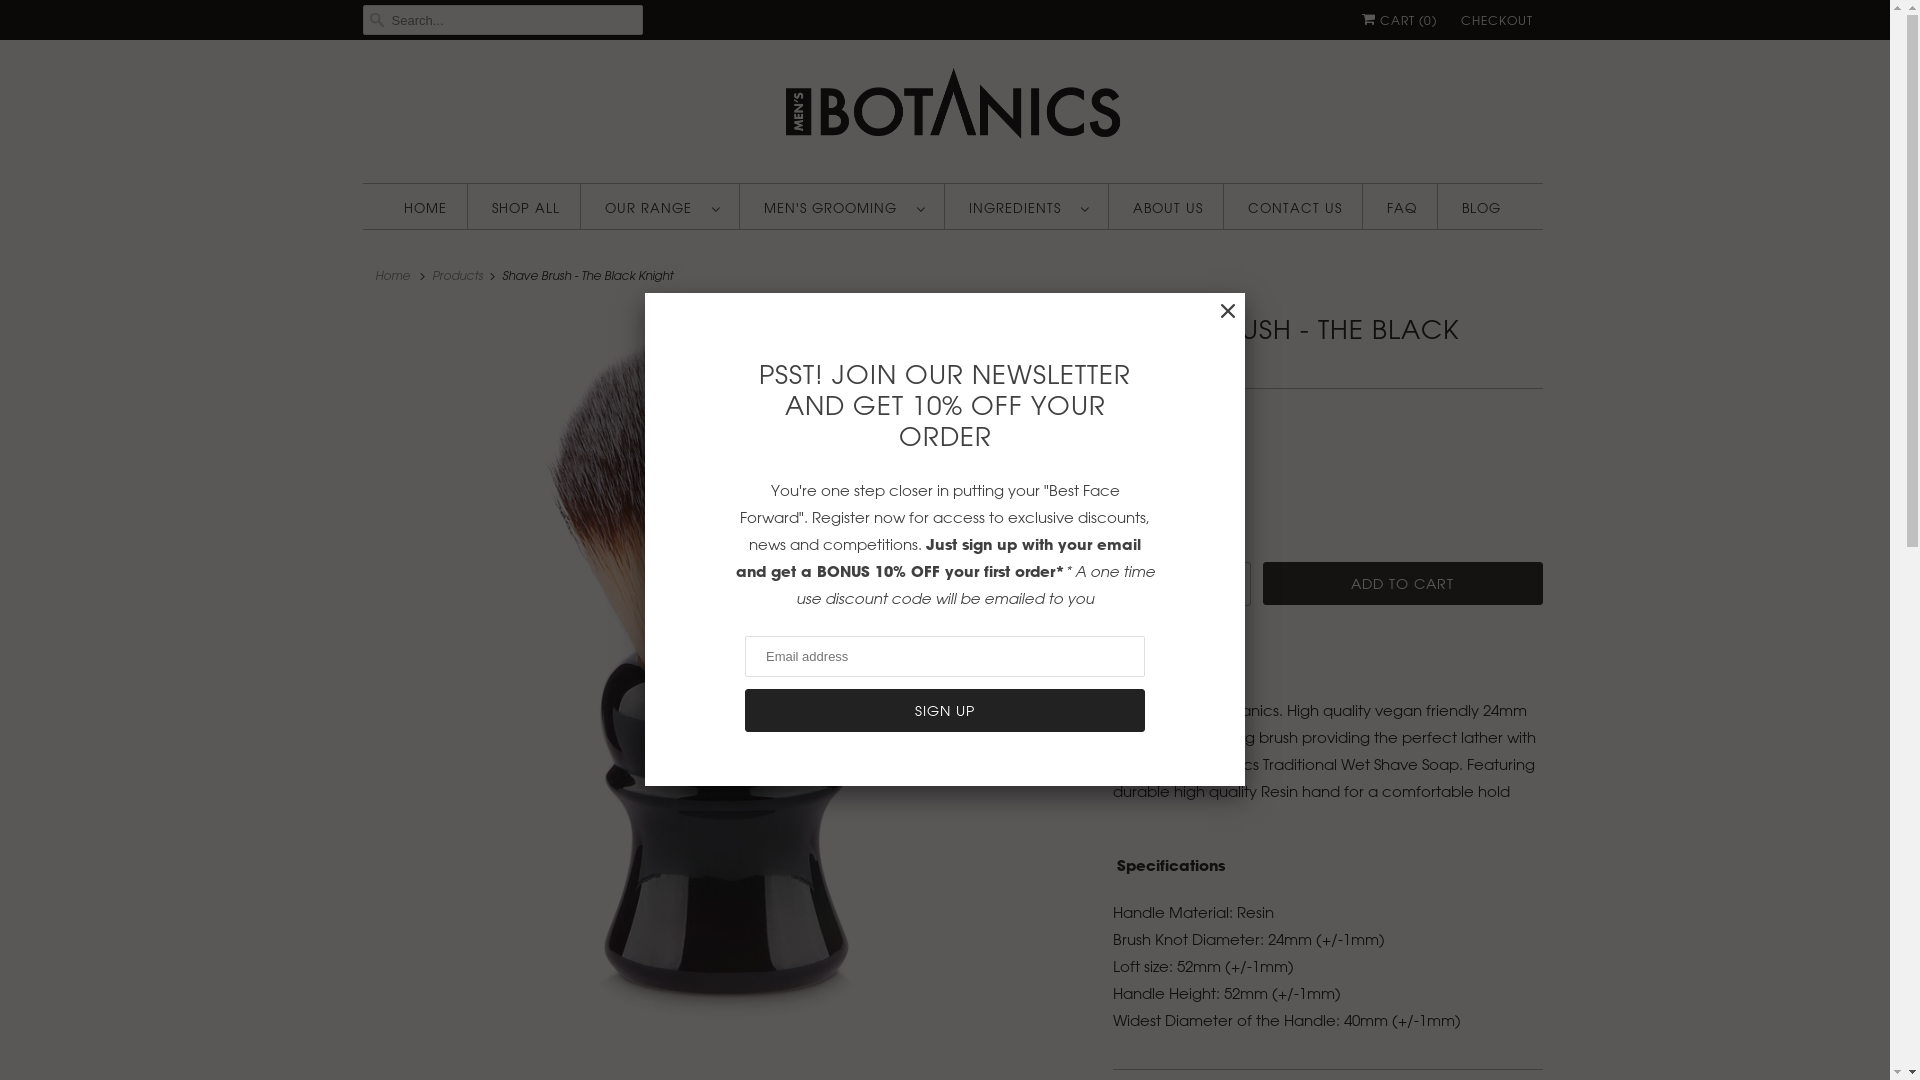 This screenshot has height=1080, width=1920. I want to click on 'CART (0)', so click(1361, 19).